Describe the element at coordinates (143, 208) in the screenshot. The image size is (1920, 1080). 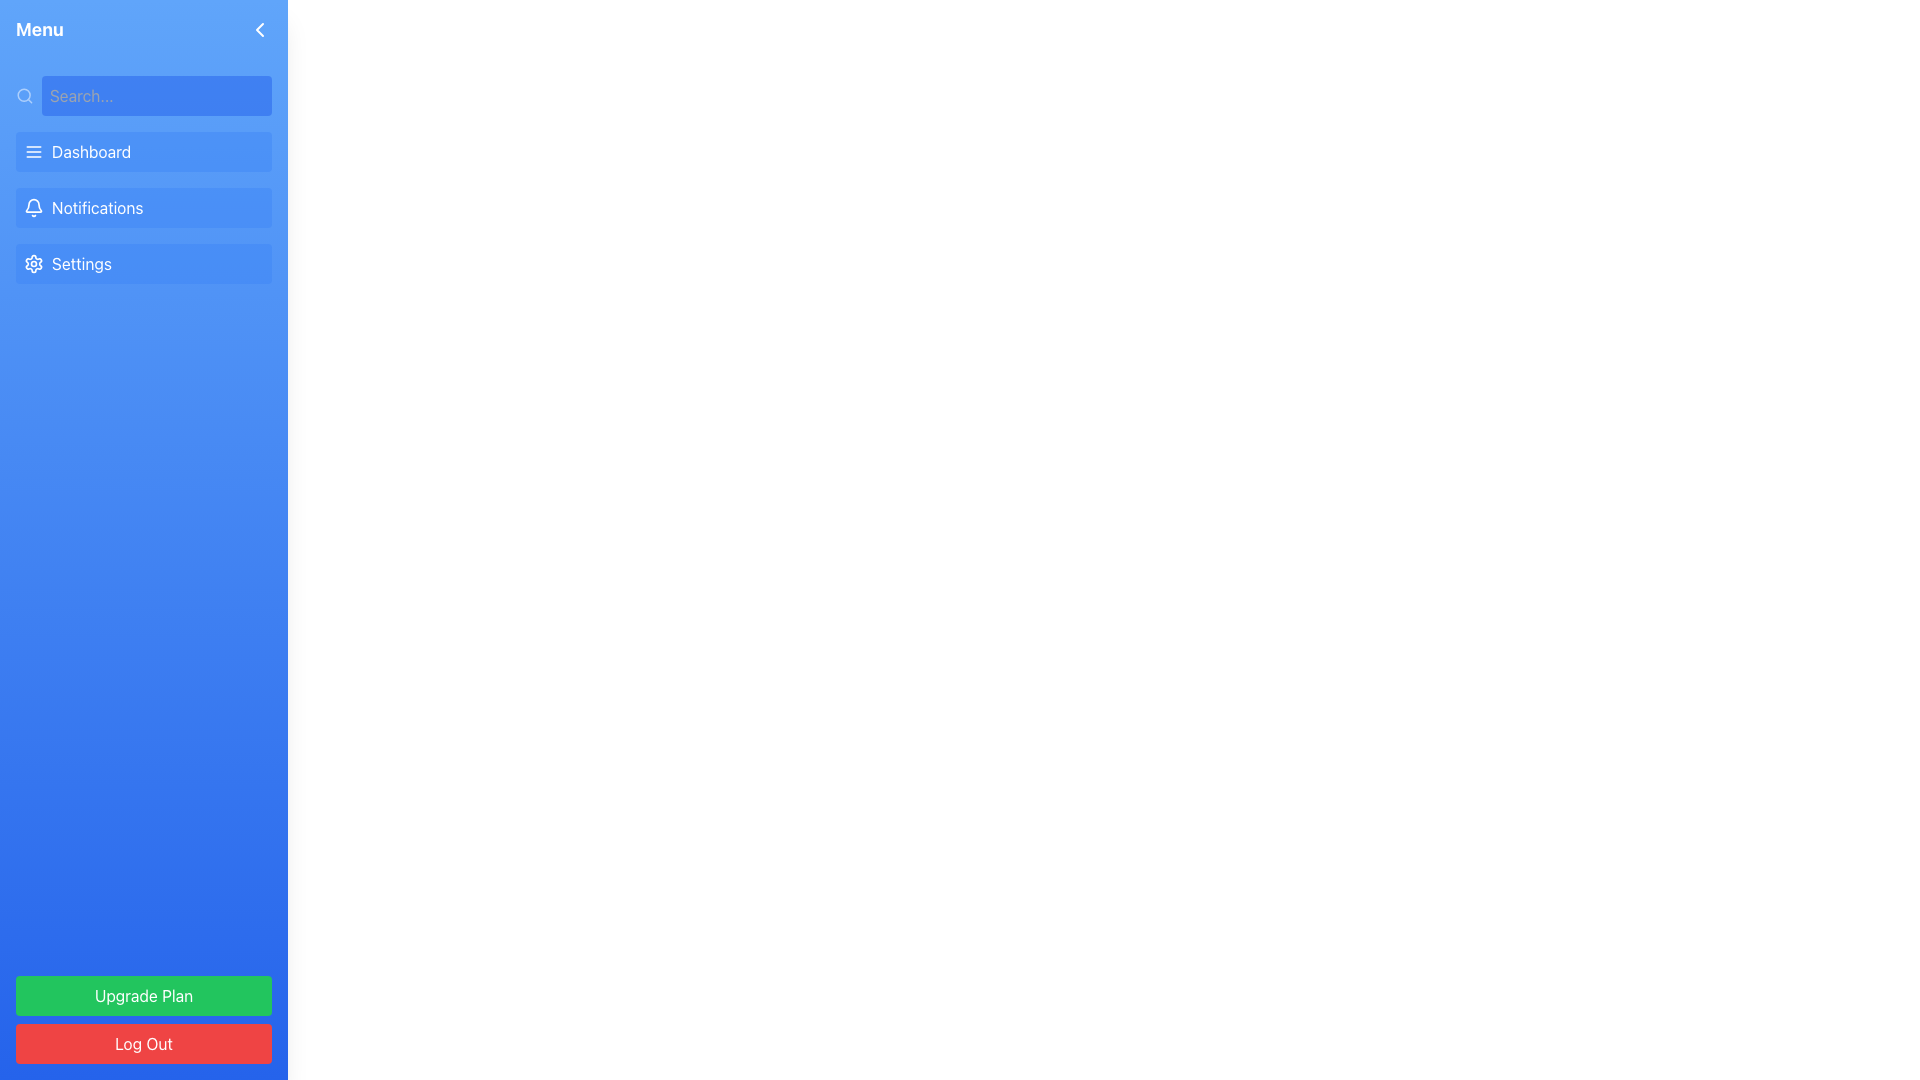
I see `the 'Notifications' menu item, which is the second option in the sidebar menu` at that location.